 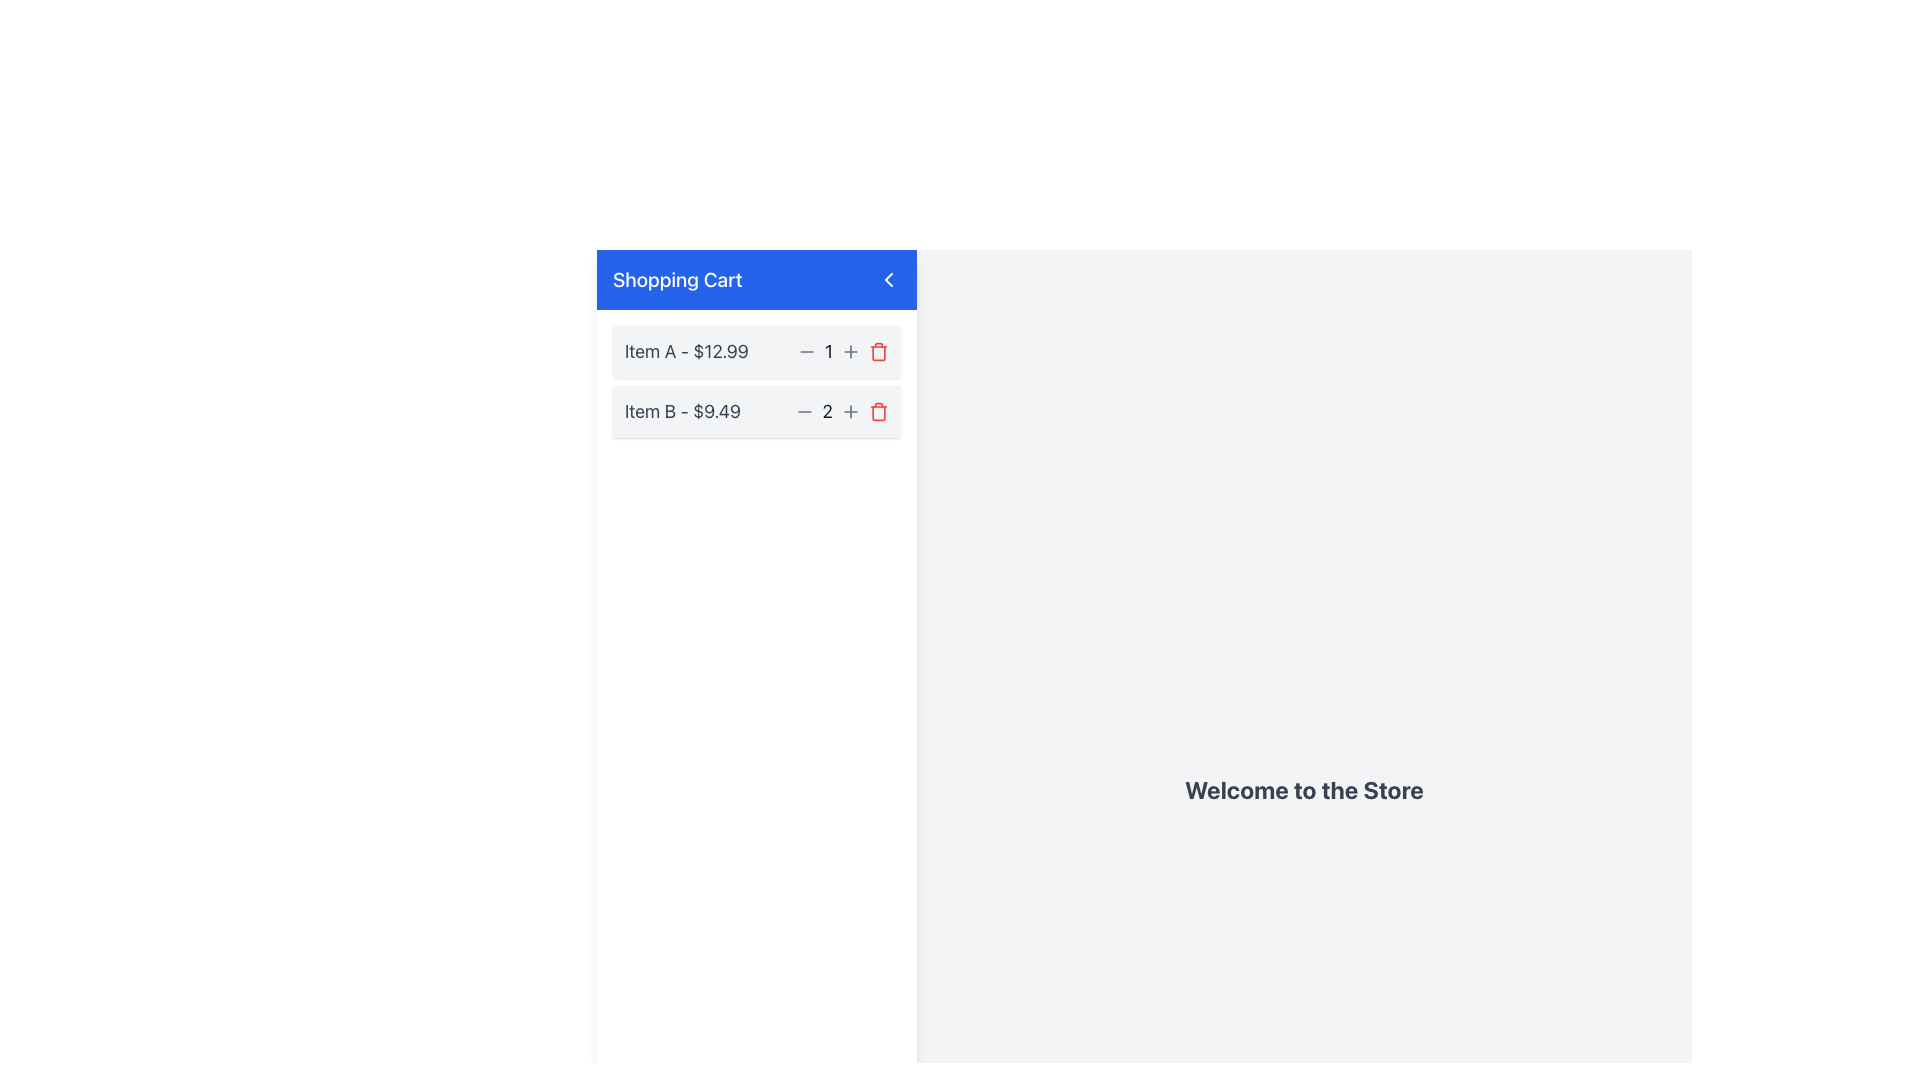 I want to click on the quantity display text element in the shopping cart section that shows the count of 'Item B - $9.49', so click(x=841, y=411).